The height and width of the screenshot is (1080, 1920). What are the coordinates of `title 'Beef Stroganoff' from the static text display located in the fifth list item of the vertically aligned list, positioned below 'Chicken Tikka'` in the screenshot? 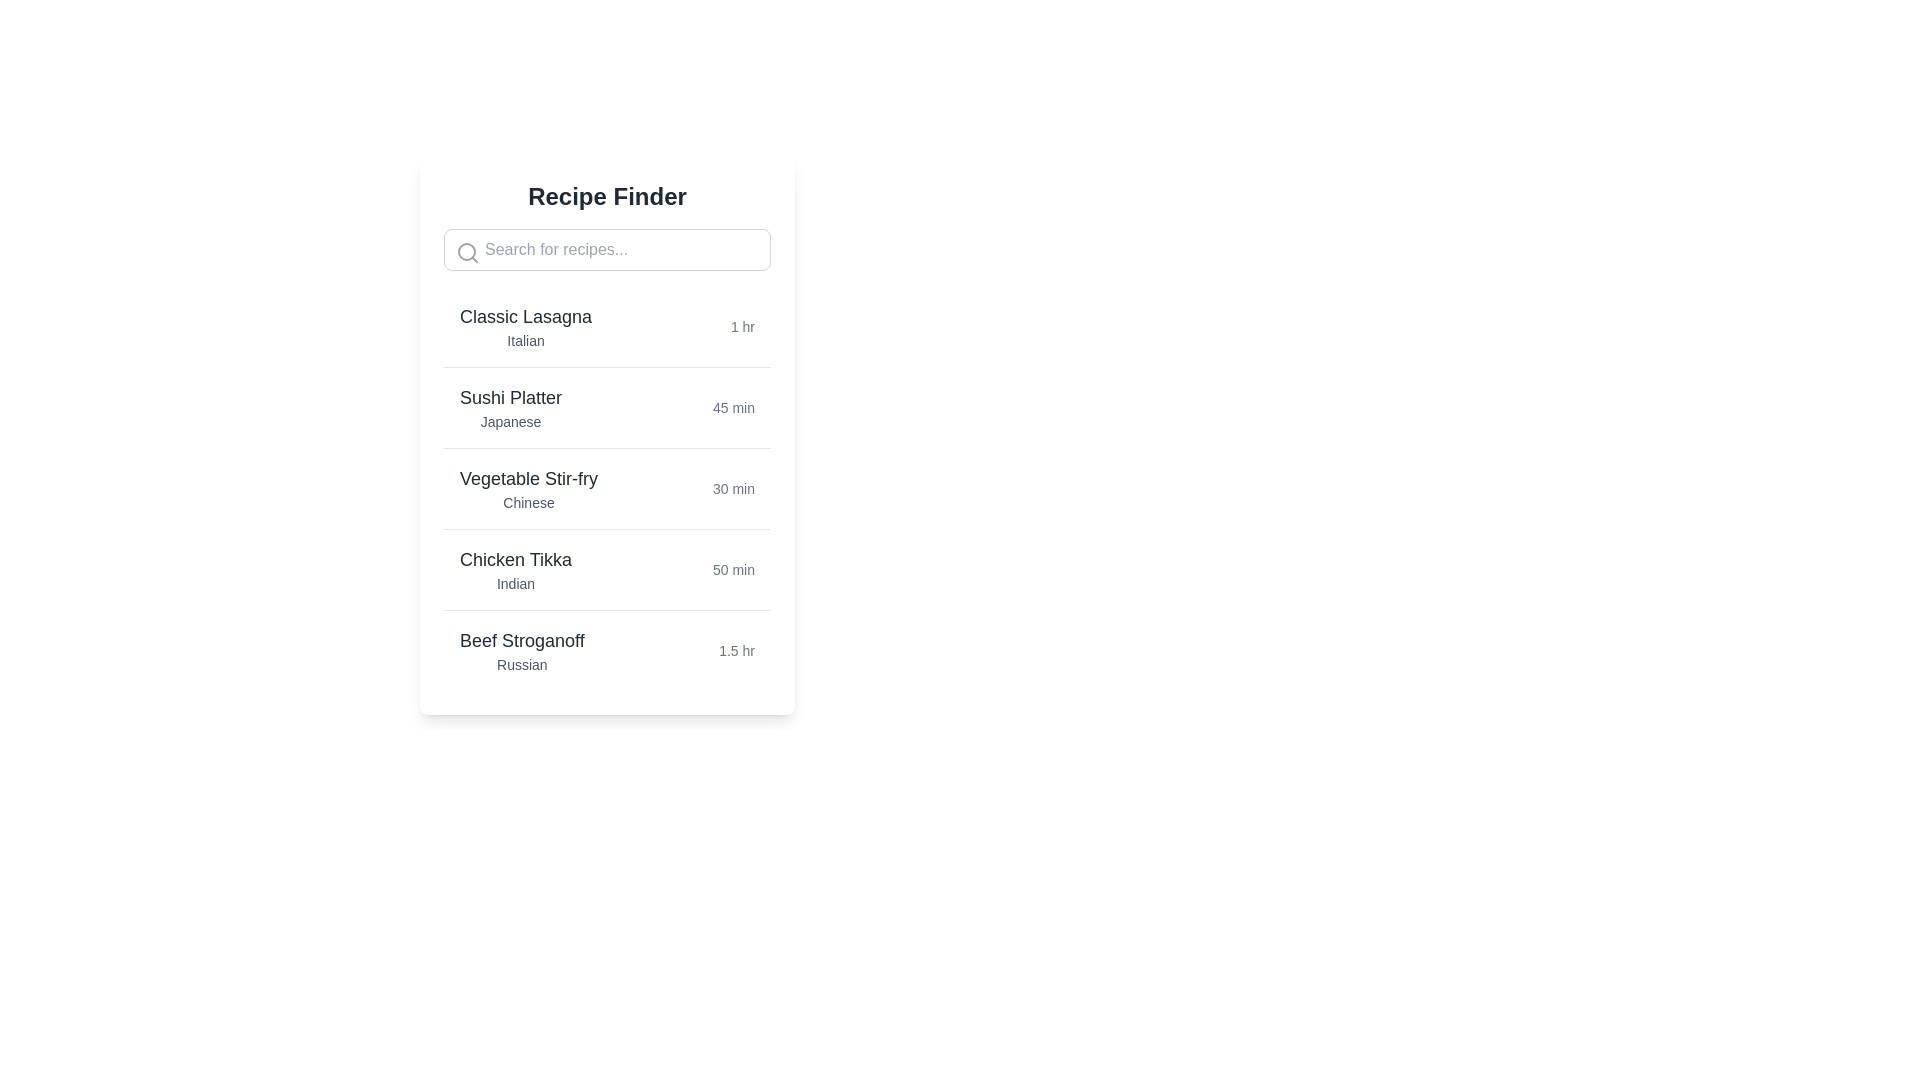 It's located at (522, 651).